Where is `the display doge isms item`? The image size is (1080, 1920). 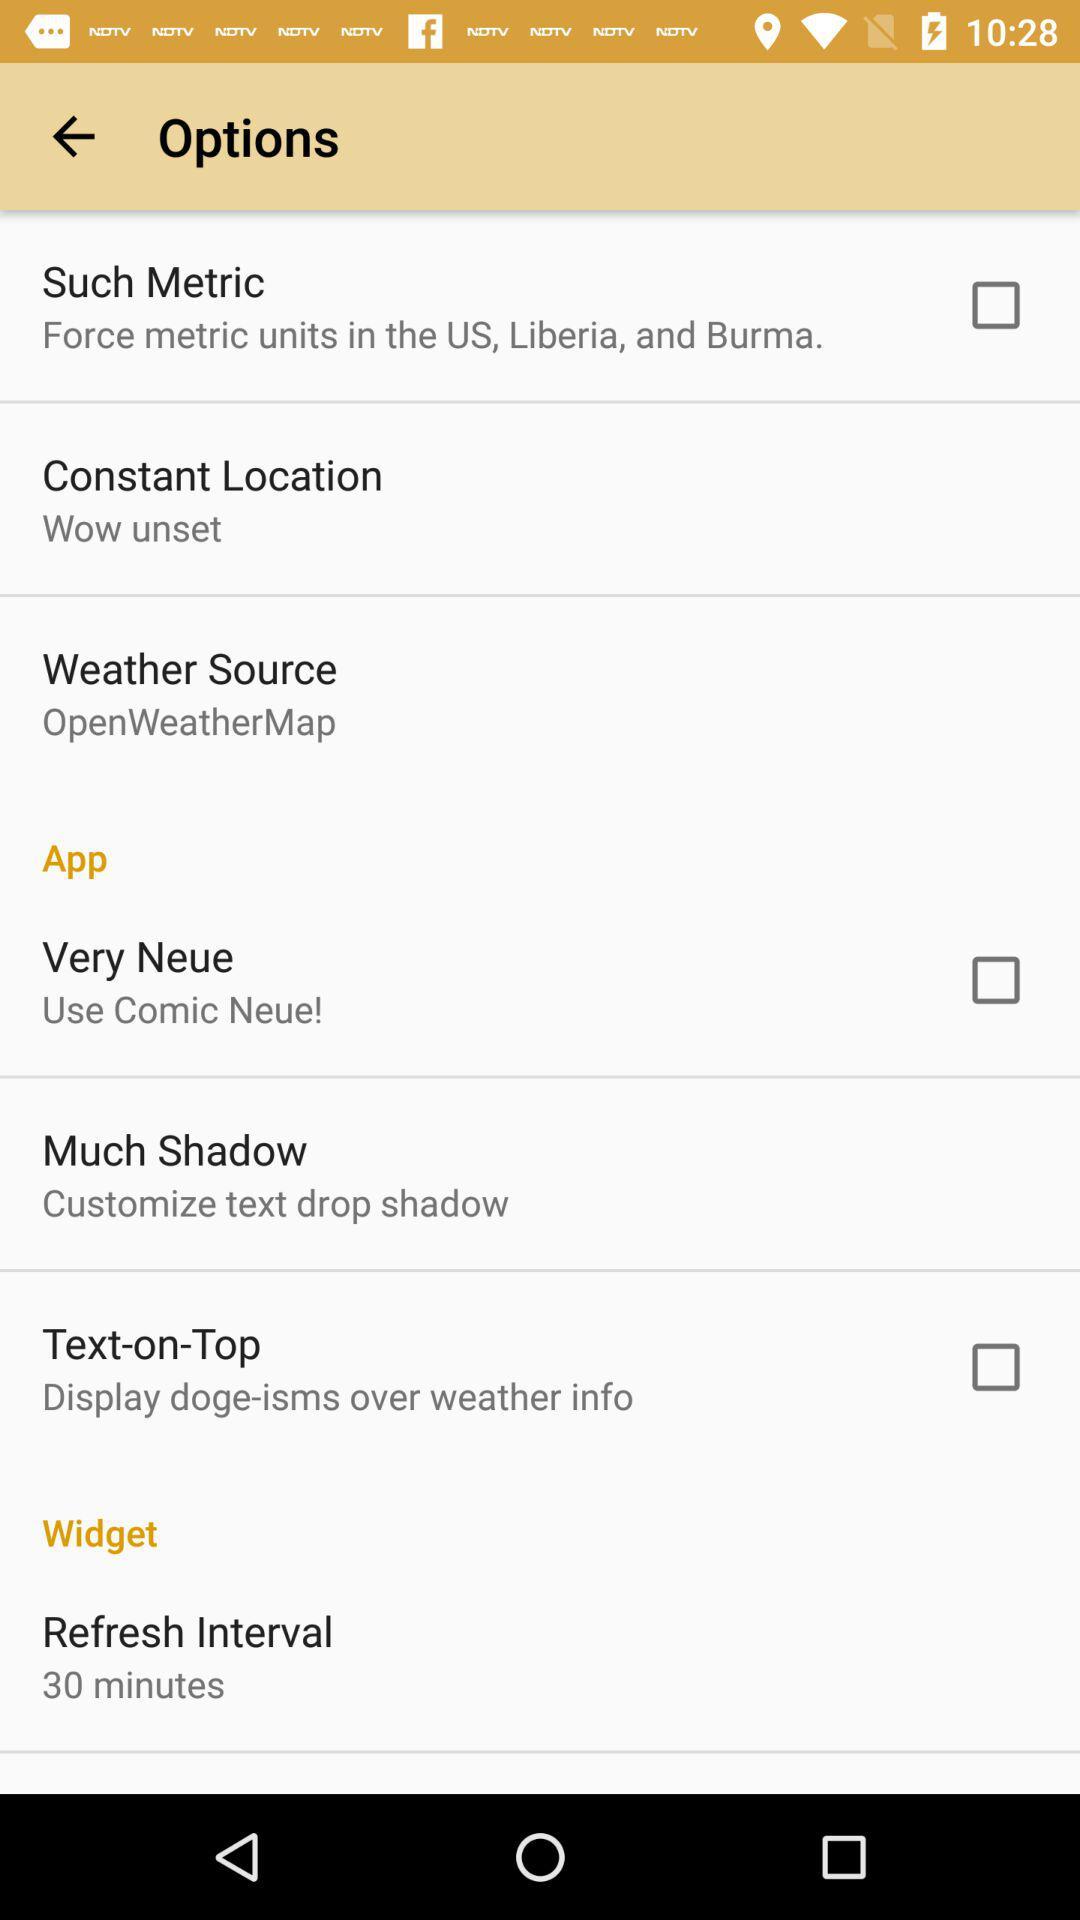 the display doge isms item is located at coordinates (336, 1394).